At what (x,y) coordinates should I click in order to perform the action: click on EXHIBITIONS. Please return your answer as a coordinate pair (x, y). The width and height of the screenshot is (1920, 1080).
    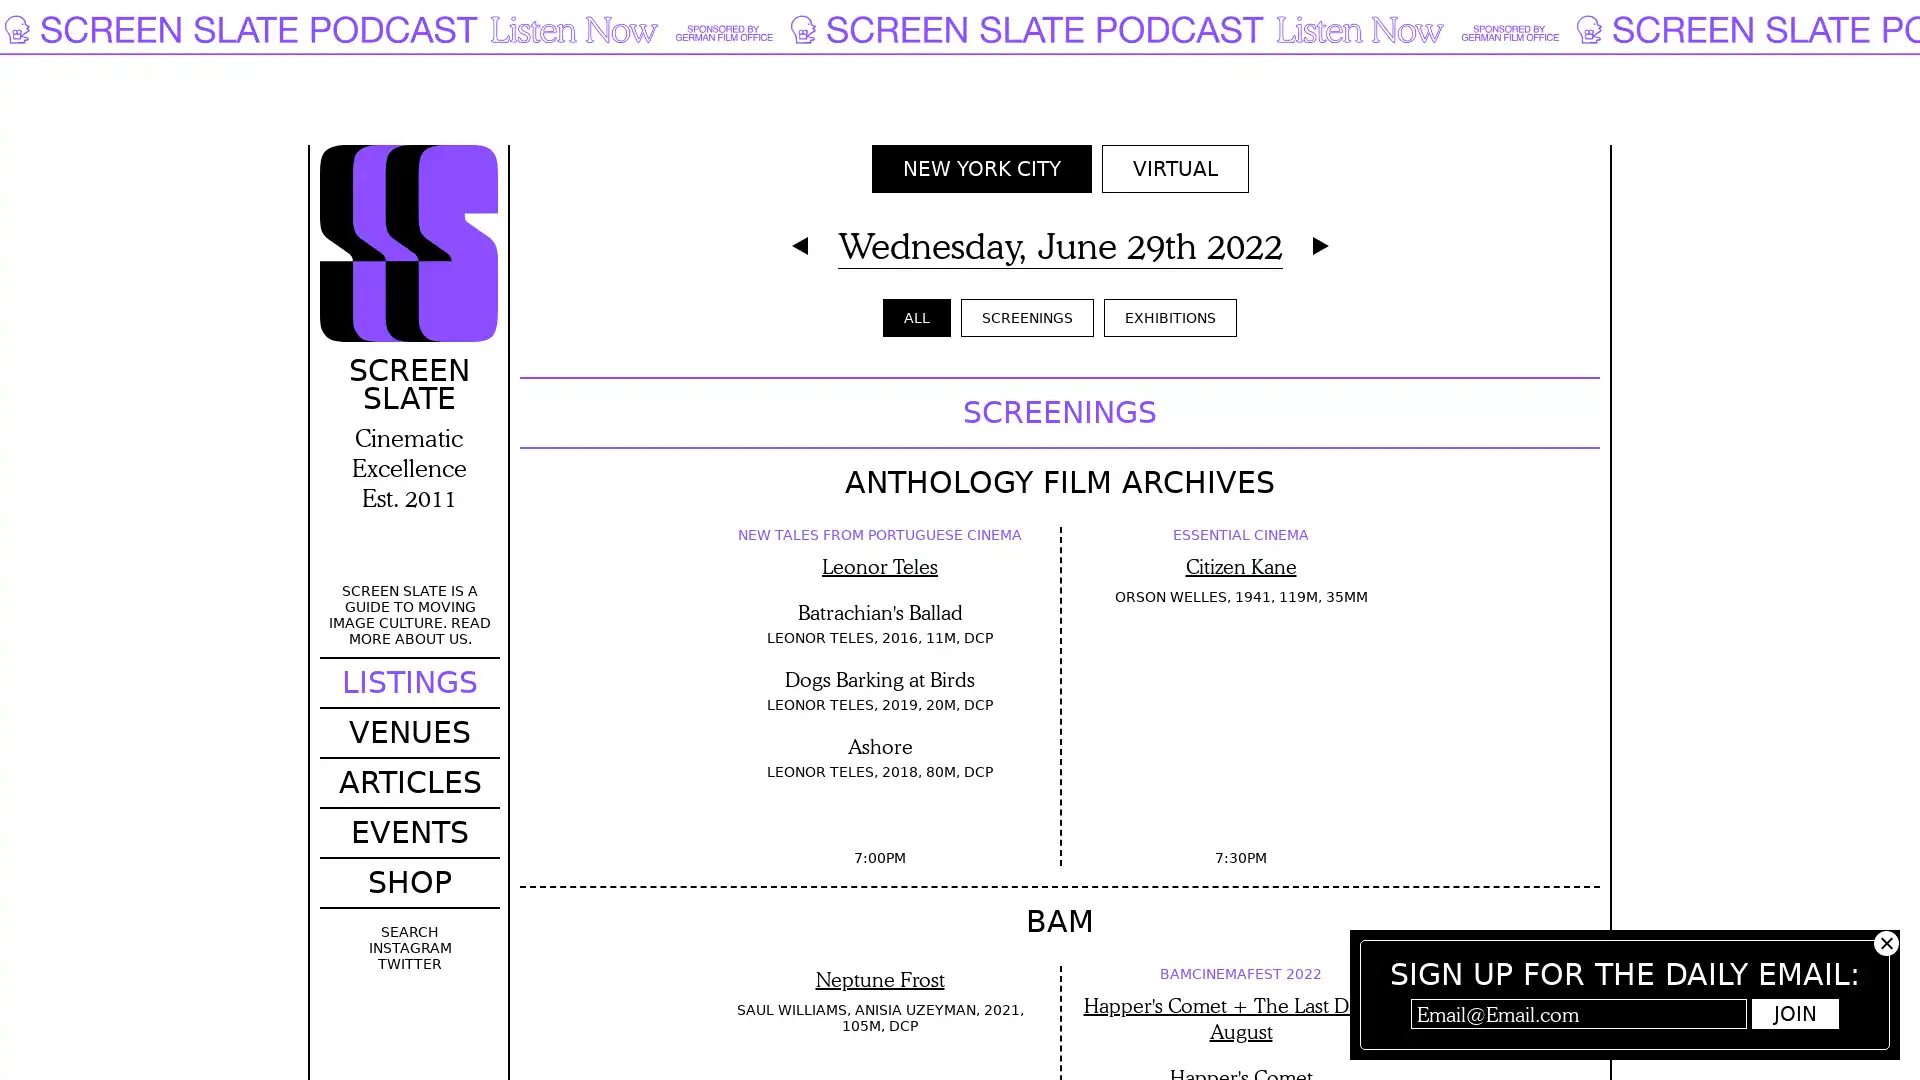
    Looking at the image, I should click on (1170, 316).